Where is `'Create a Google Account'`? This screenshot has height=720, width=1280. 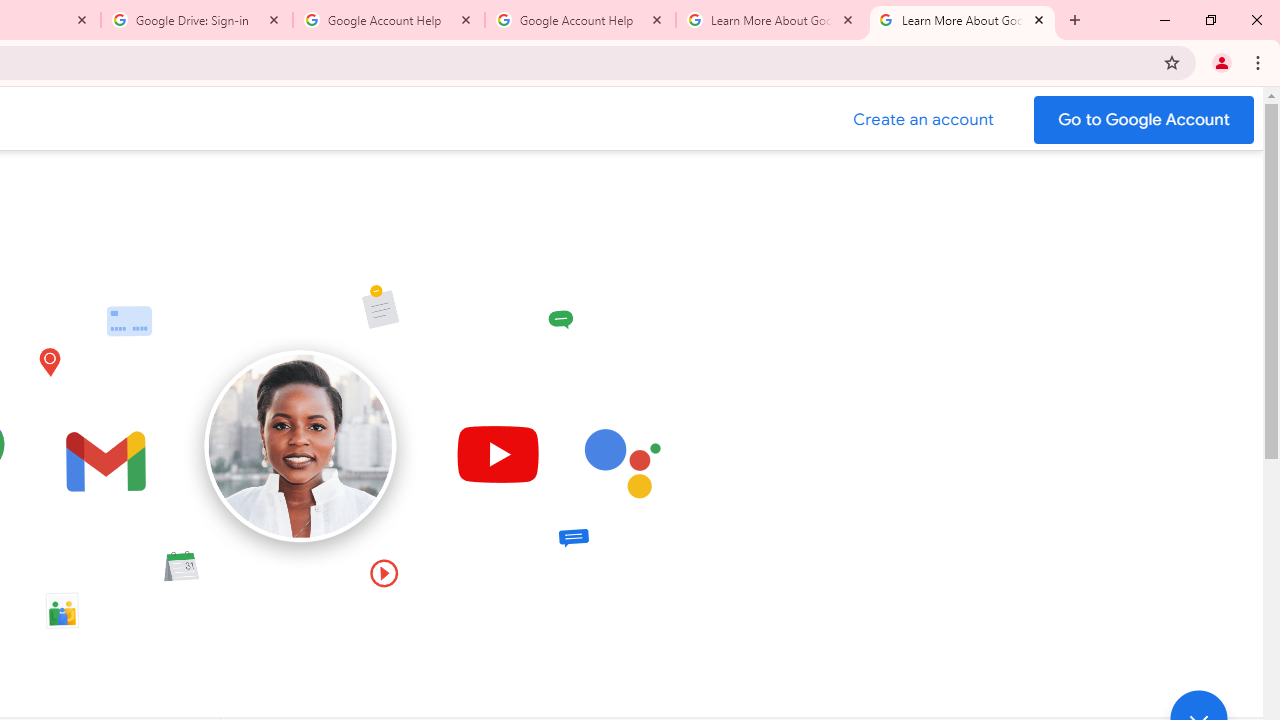 'Create a Google Account' is located at coordinates (923, 119).